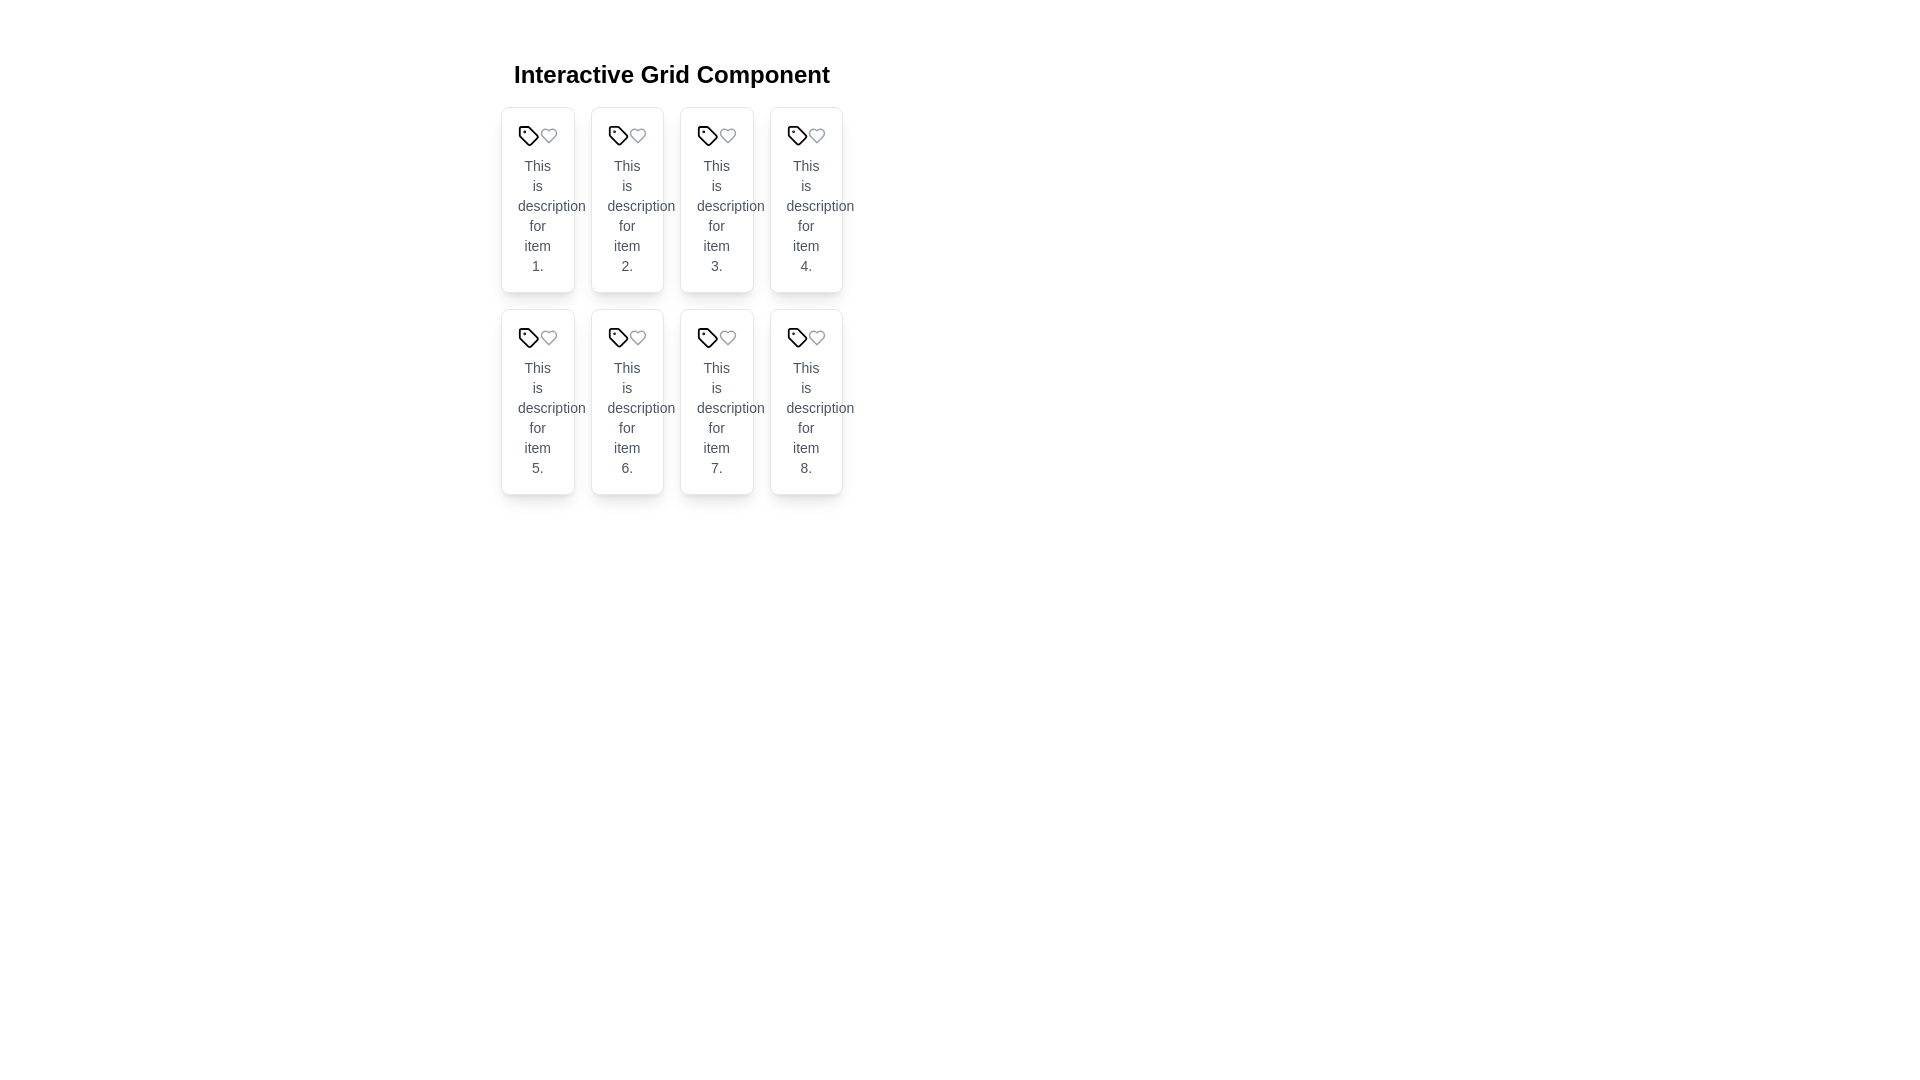  Describe the element at coordinates (816, 135) in the screenshot. I see `the heart icon in the upper-right corner of the fourth card in the grid layout` at that location.